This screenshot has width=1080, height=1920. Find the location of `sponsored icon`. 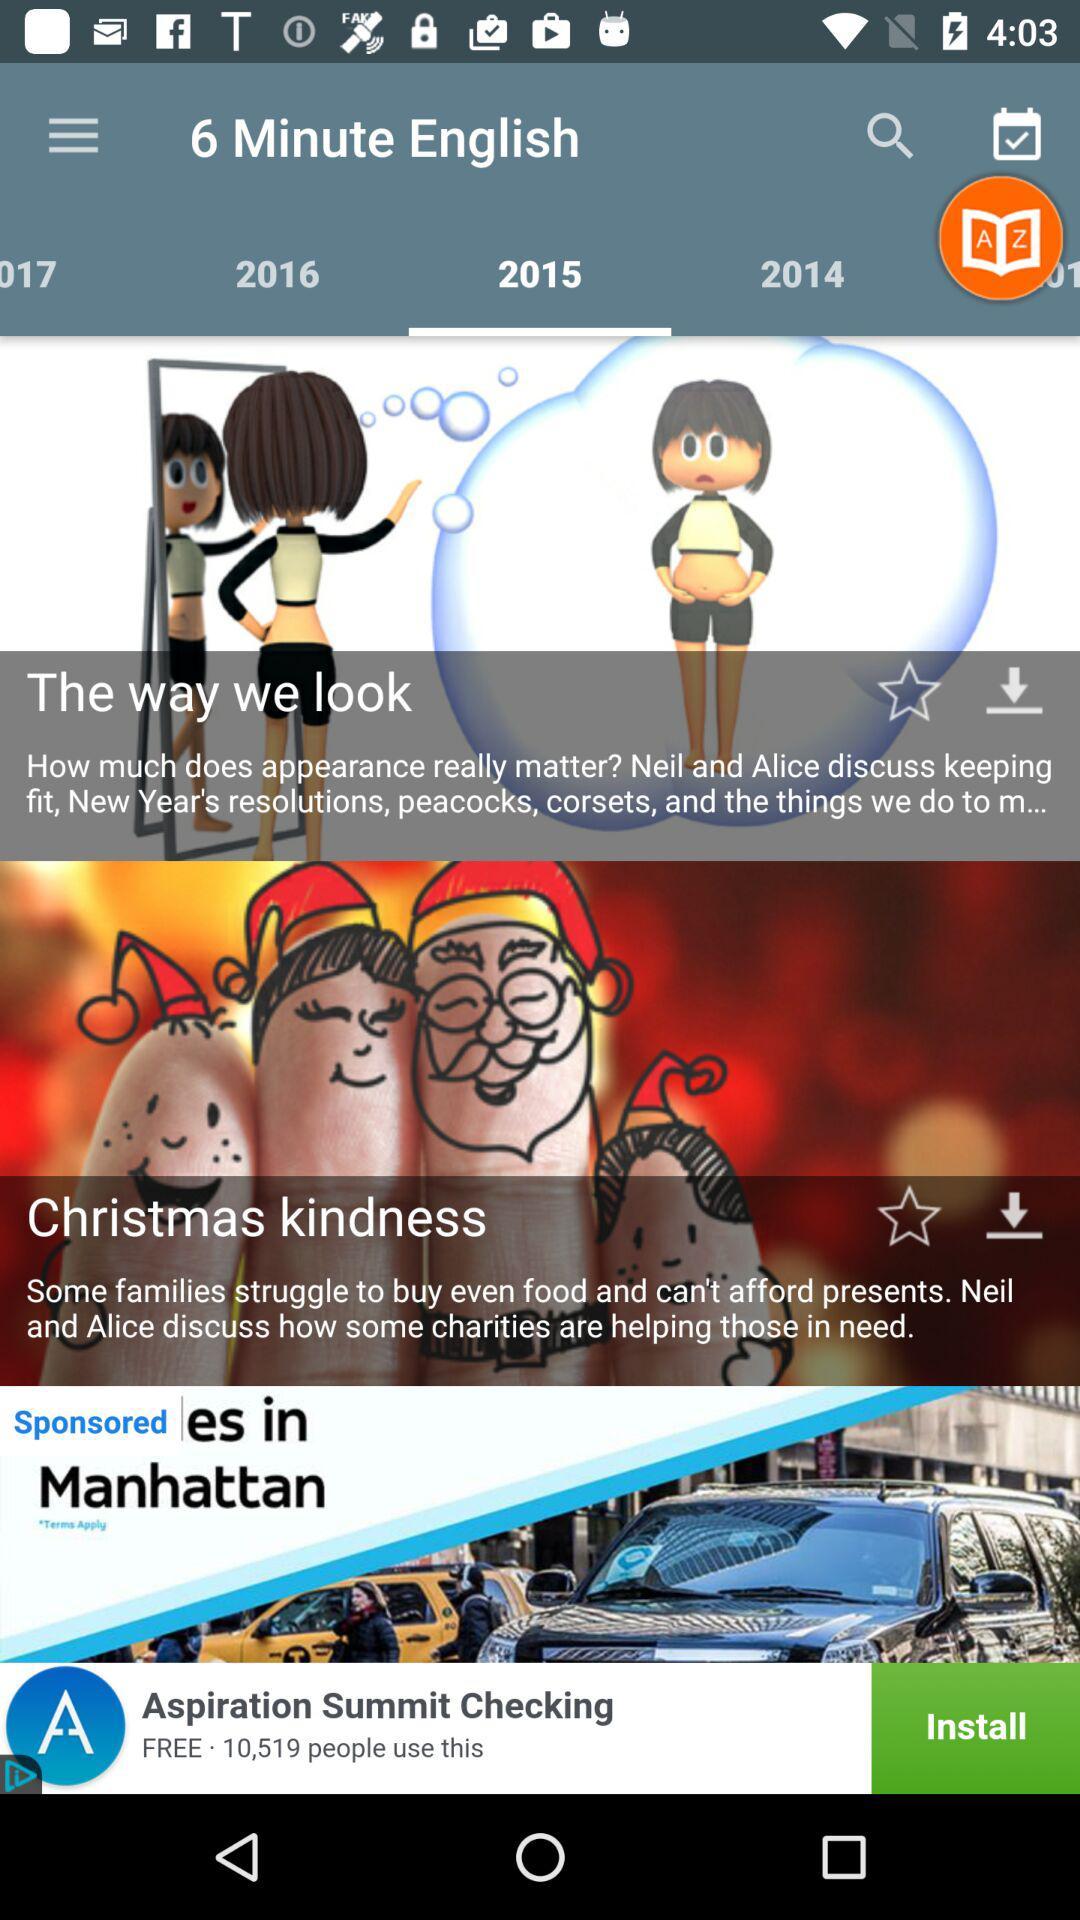

sponsored icon is located at coordinates (90, 1419).